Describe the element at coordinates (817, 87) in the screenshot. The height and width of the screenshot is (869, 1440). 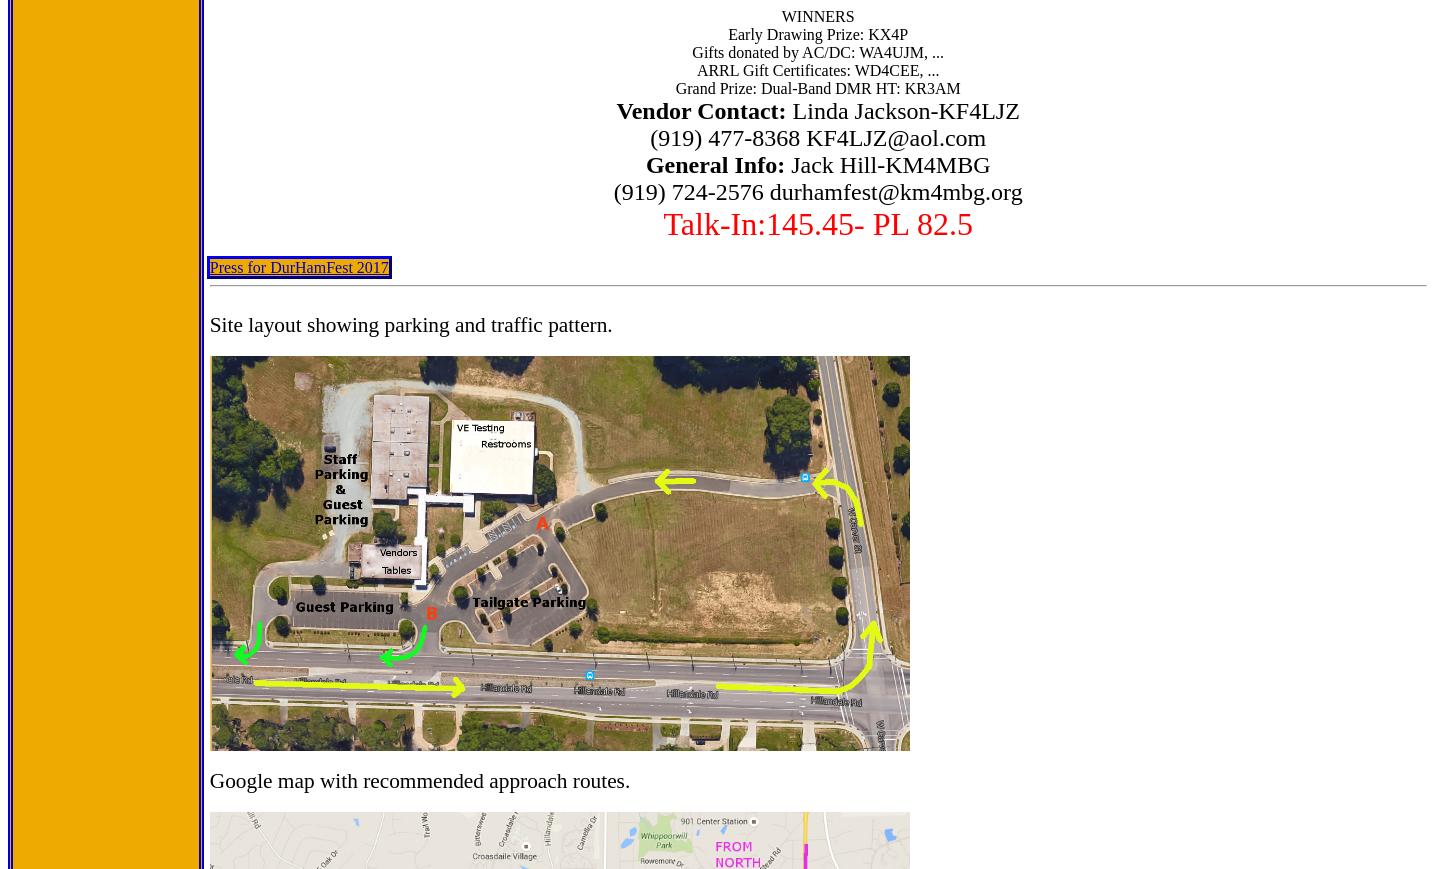
I see `'Grand Prize: Dual-Band DMR HT: KR3AM'` at that location.